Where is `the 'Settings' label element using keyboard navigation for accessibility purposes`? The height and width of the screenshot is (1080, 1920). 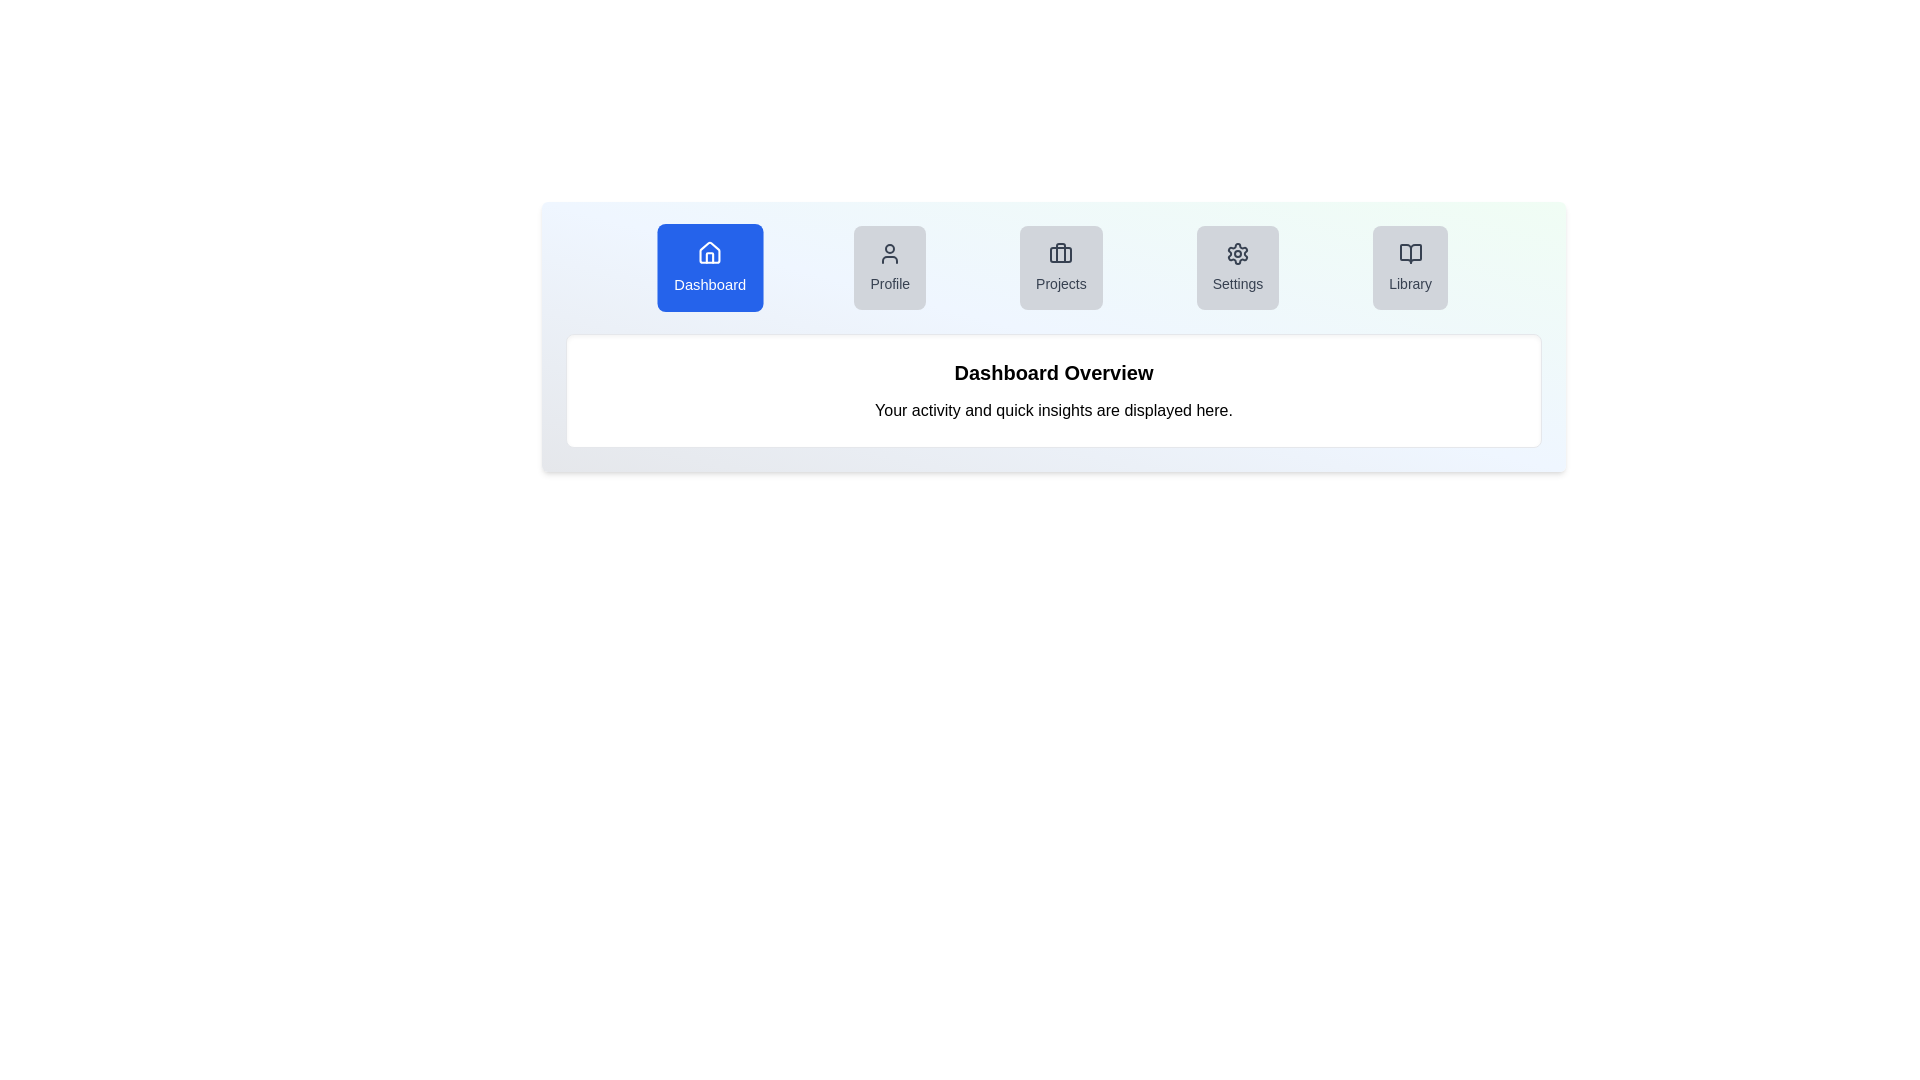
the 'Settings' label element using keyboard navigation for accessibility purposes is located at coordinates (1237, 284).